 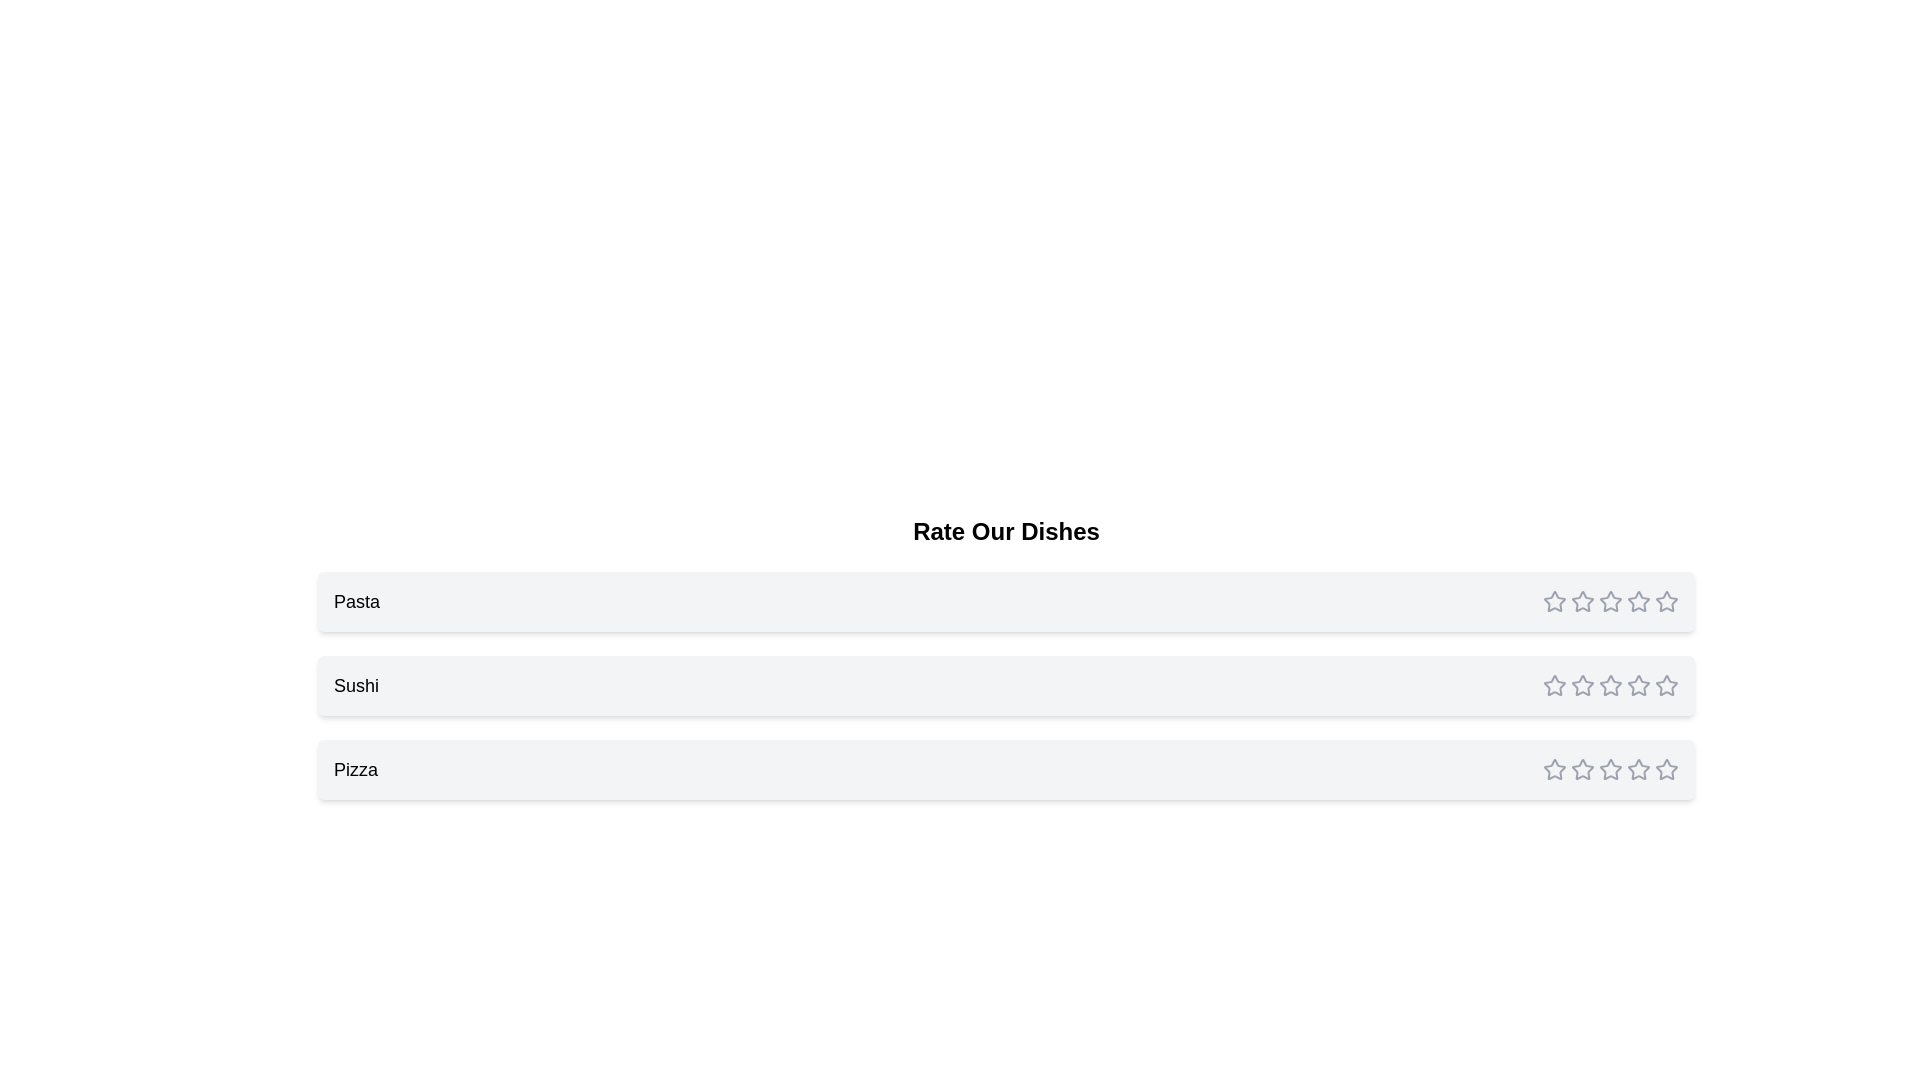 I want to click on the fifth star icon in the horizontal row of rating stars corresponding to the 'Sushi' category, so click(x=1666, y=685).